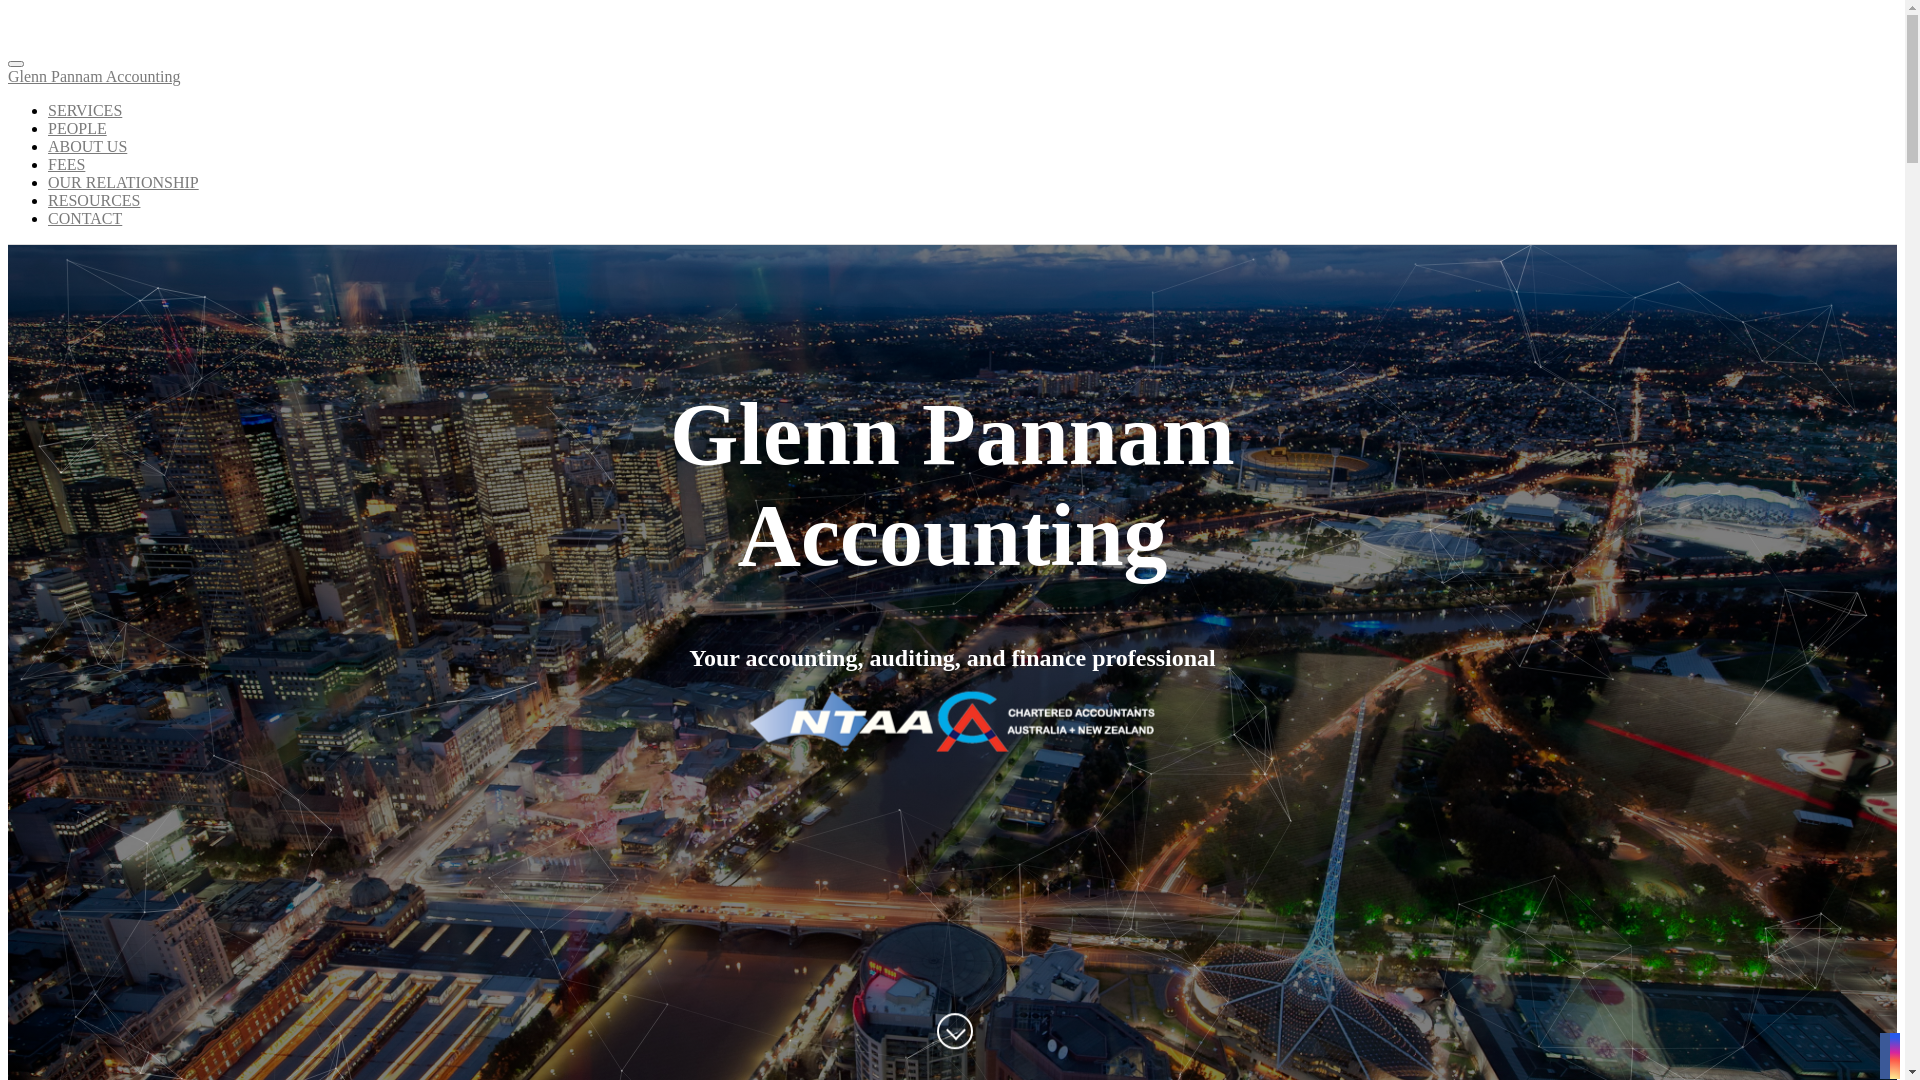  I want to click on 'FEES', so click(66, 163).